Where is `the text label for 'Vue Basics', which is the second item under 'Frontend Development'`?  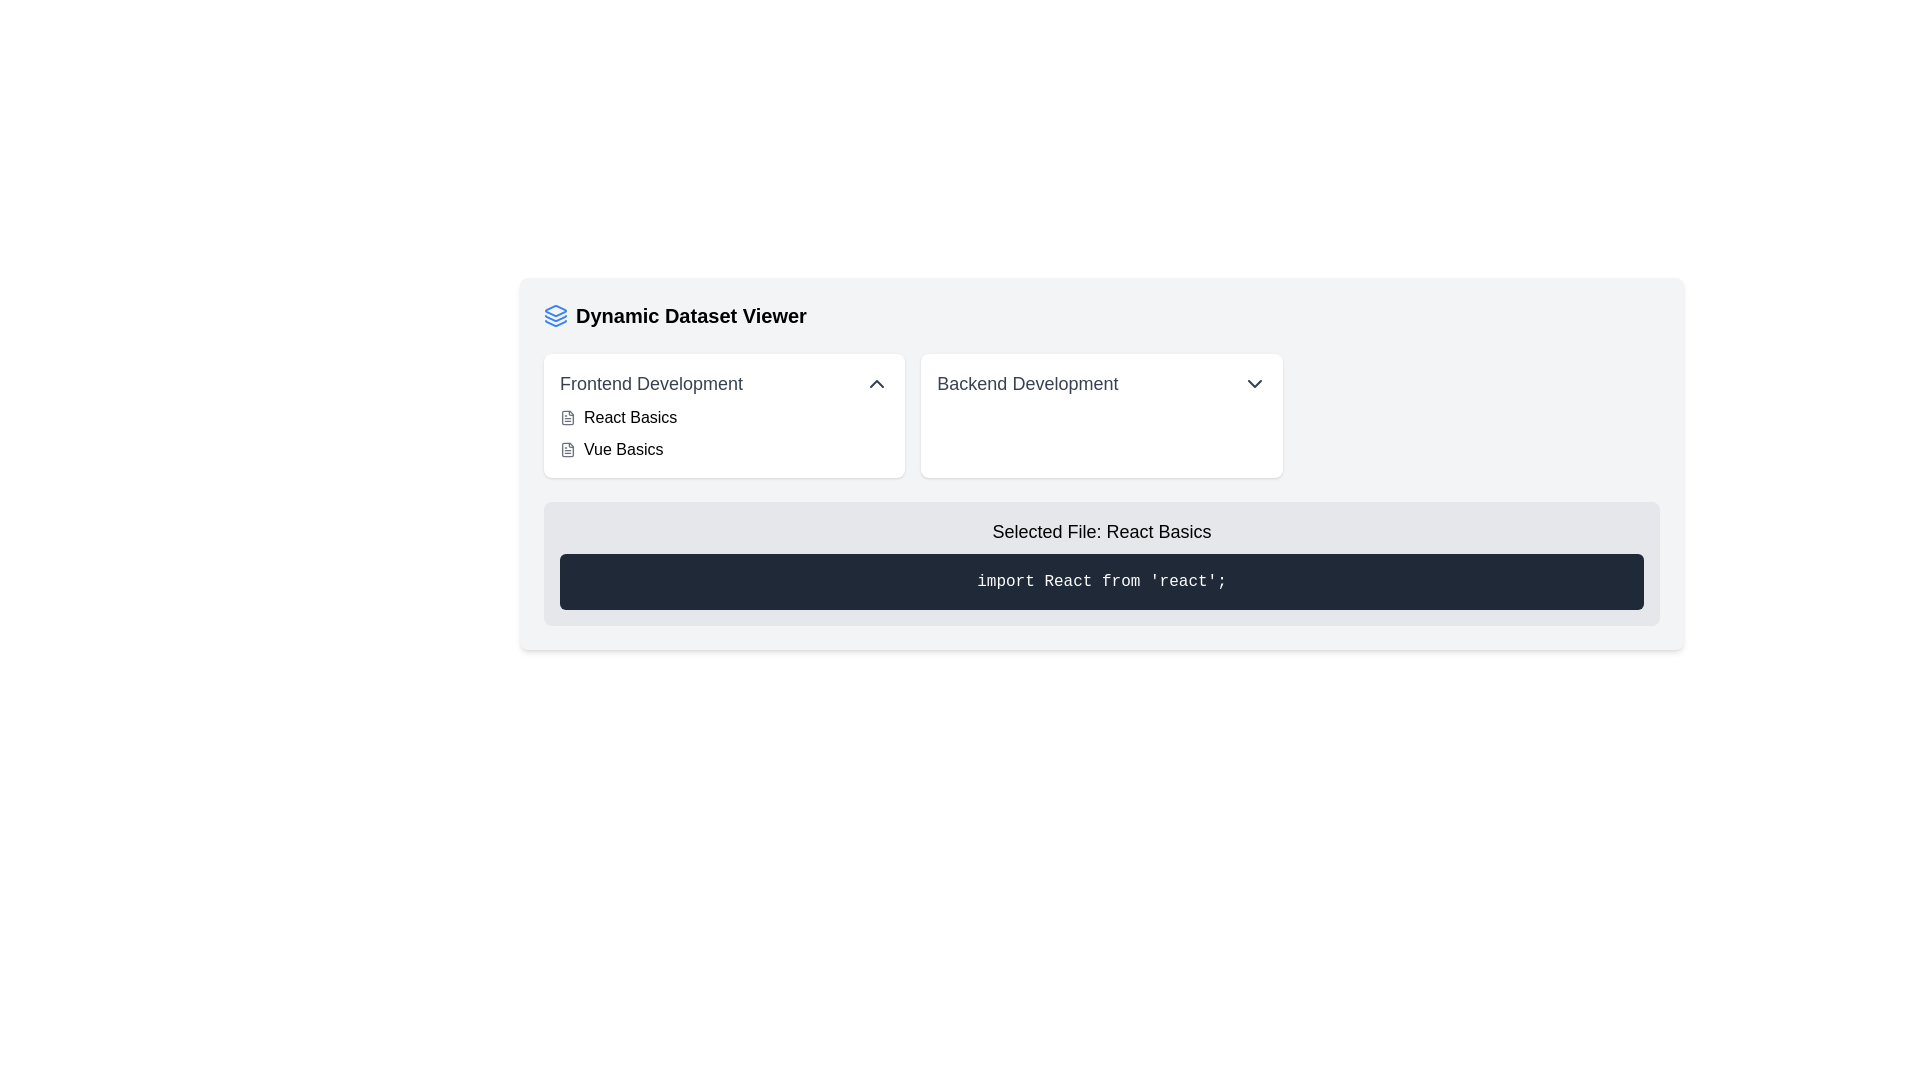 the text label for 'Vue Basics', which is the second item under 'Frontend Development' is located at coordinates (622, 450).